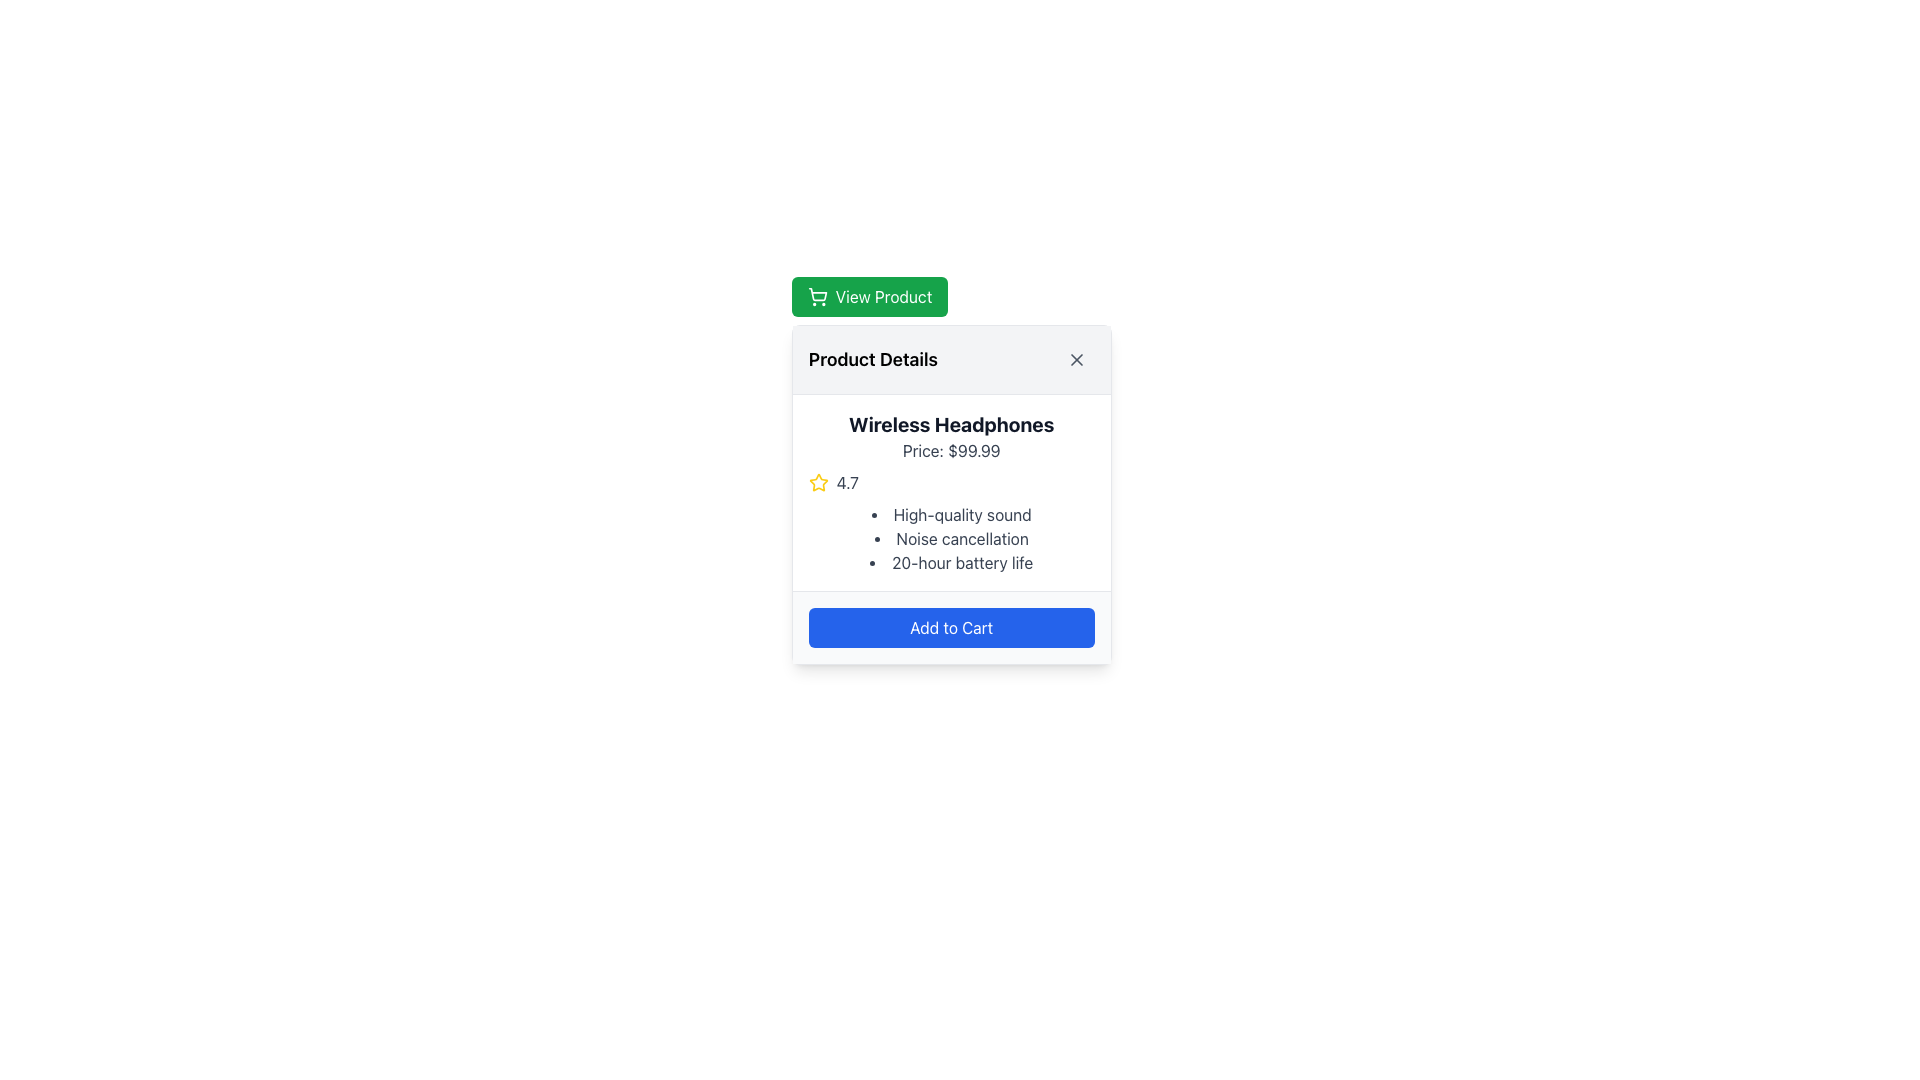 Image resolution: width=1920 pixels, height=1080 pixels. What do you see at coordinates (950, 514) in the screenshot?
I see `the first item in the vertical bullet-point list describing the 'High-quality sound' attribute of the product, located within the product details card` at bounding box center [950, 514].